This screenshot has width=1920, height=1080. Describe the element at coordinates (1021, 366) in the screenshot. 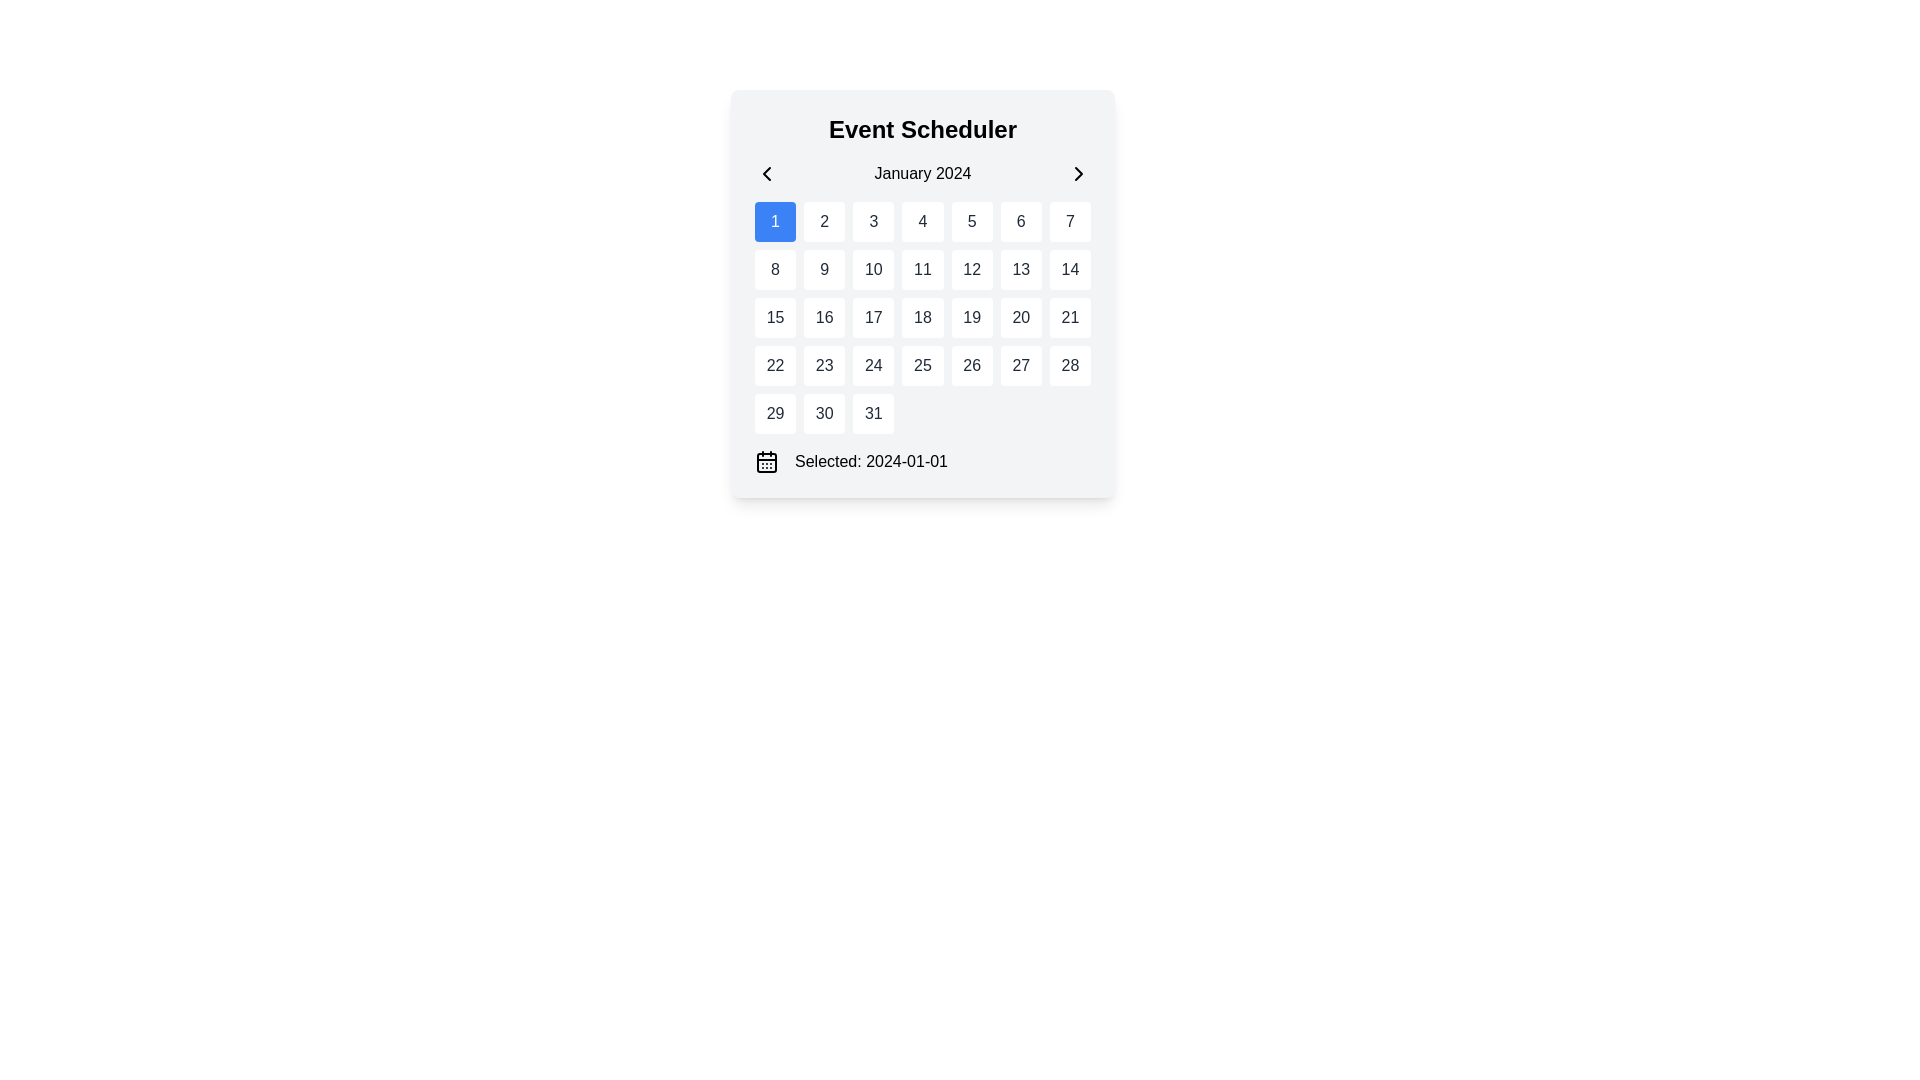

I see `the Calendar Date Cell displaying the number '27'` at that location.